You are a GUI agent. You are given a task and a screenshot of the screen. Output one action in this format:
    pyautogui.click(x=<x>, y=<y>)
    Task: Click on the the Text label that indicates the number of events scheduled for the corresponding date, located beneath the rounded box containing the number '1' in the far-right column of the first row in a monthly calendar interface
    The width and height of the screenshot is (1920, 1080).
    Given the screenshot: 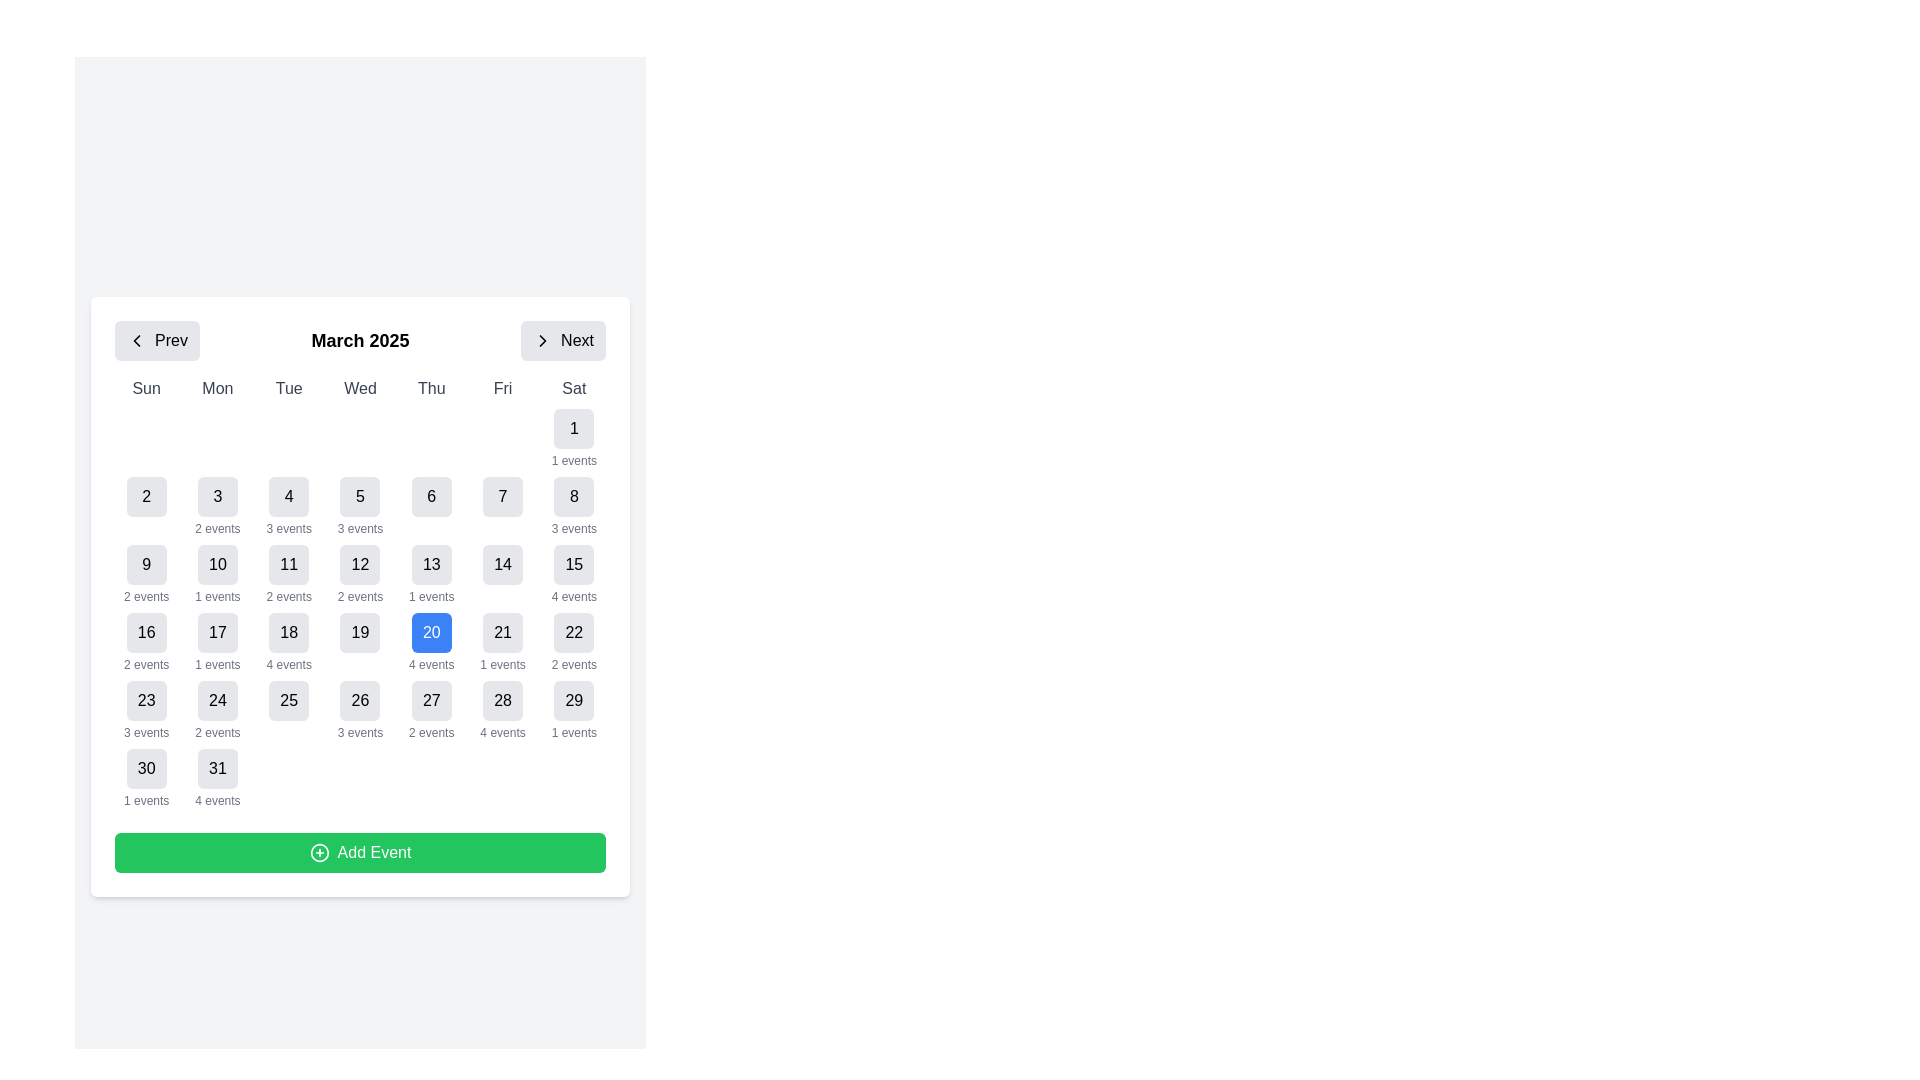 What is the action you would take?
    pyautogui.click(x=217, y=596)
    